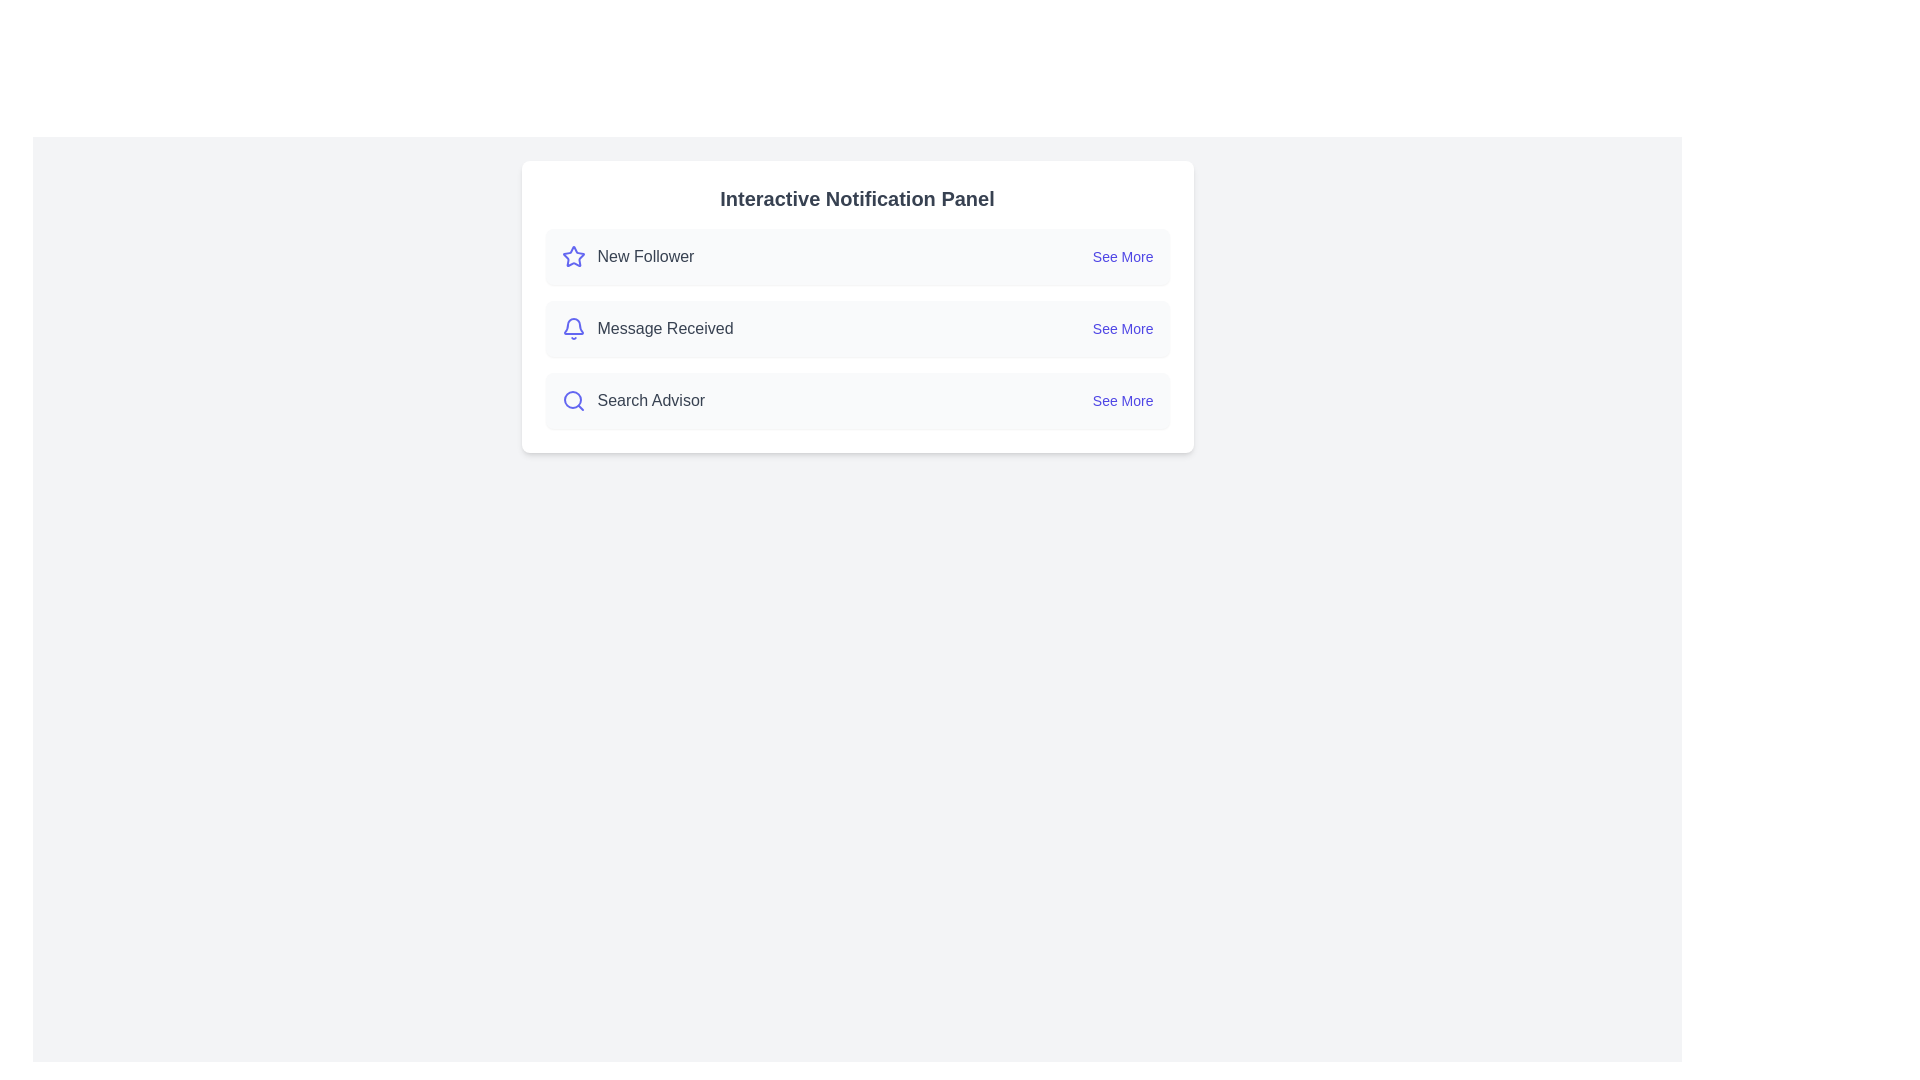 This screenshot has height=1080, width=1920. What do you see at coordinates (1123, 327) in the screenshot?
I see `the hyperlink located at the far right of the 'Message Received' notification` at bounding box center [1123, 327].